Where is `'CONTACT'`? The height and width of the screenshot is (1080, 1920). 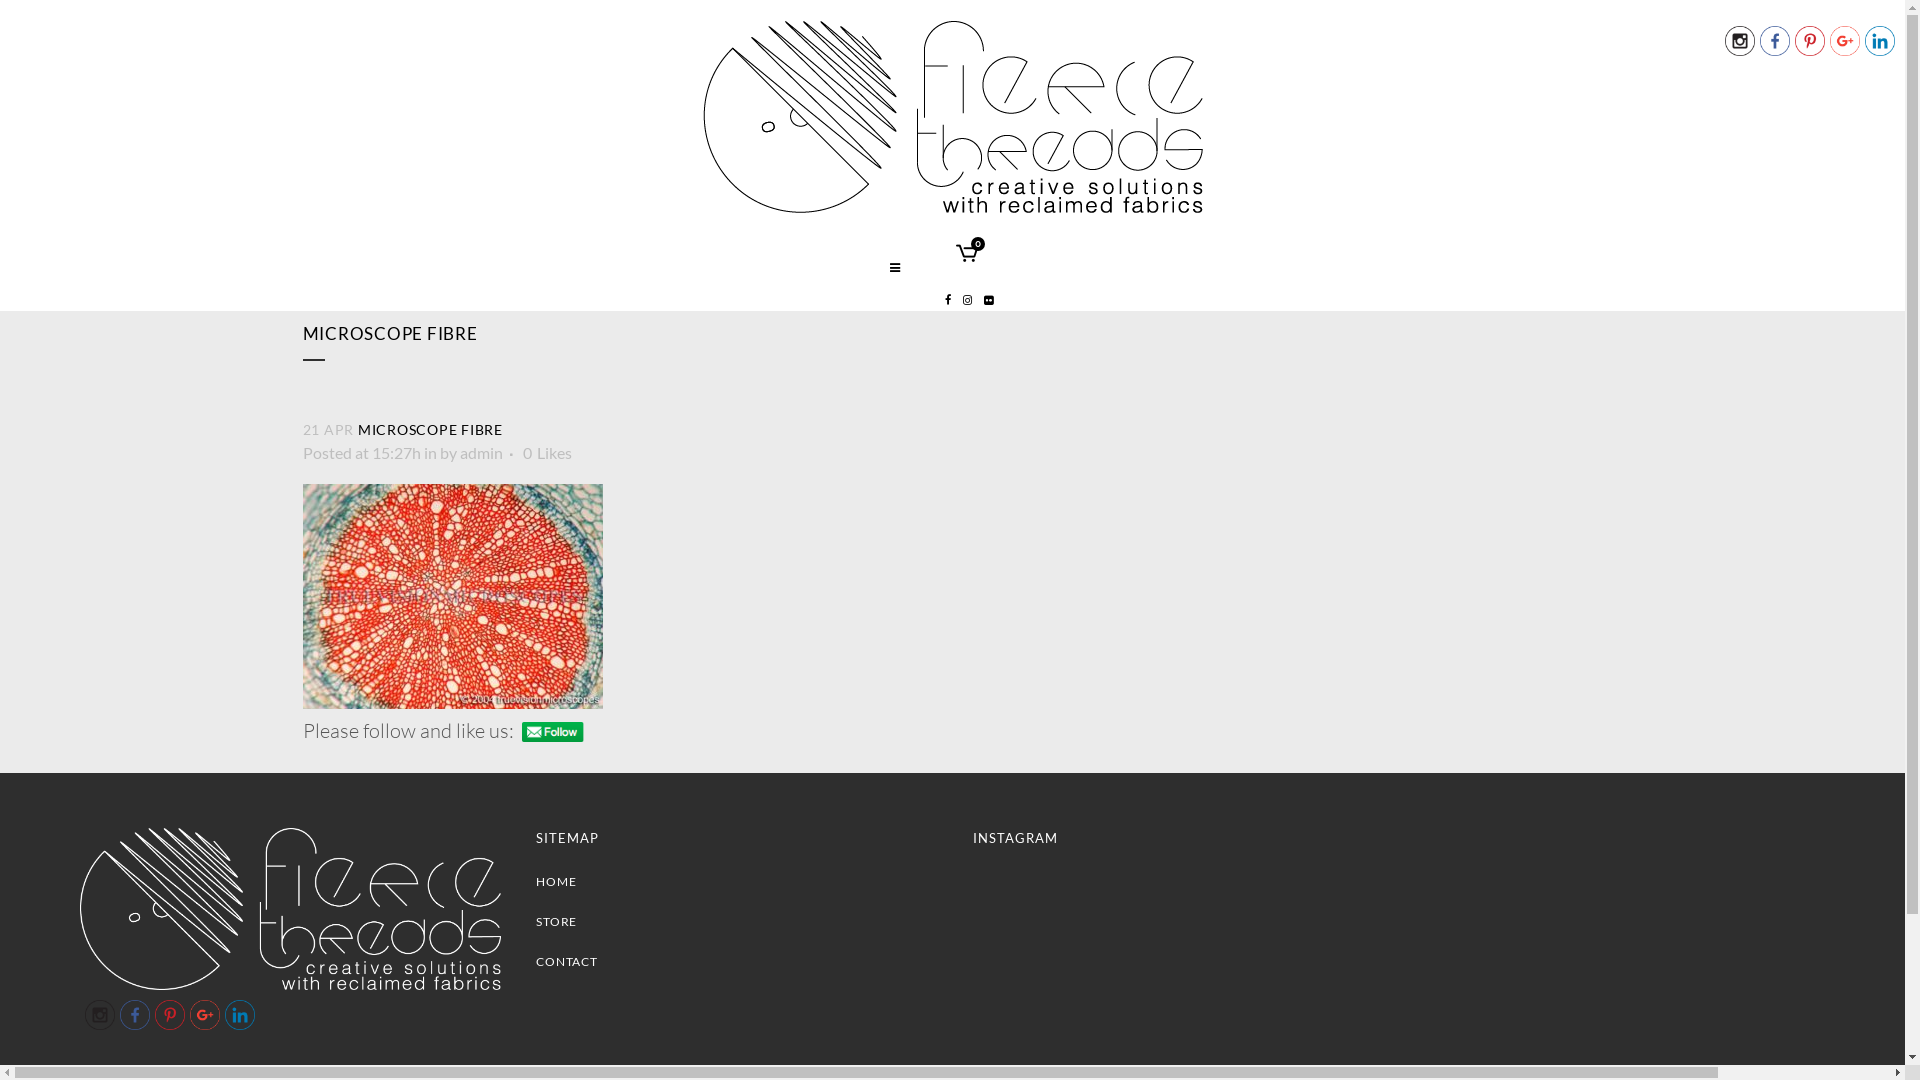
'CONTACT' is located at coordinates (738, 960).